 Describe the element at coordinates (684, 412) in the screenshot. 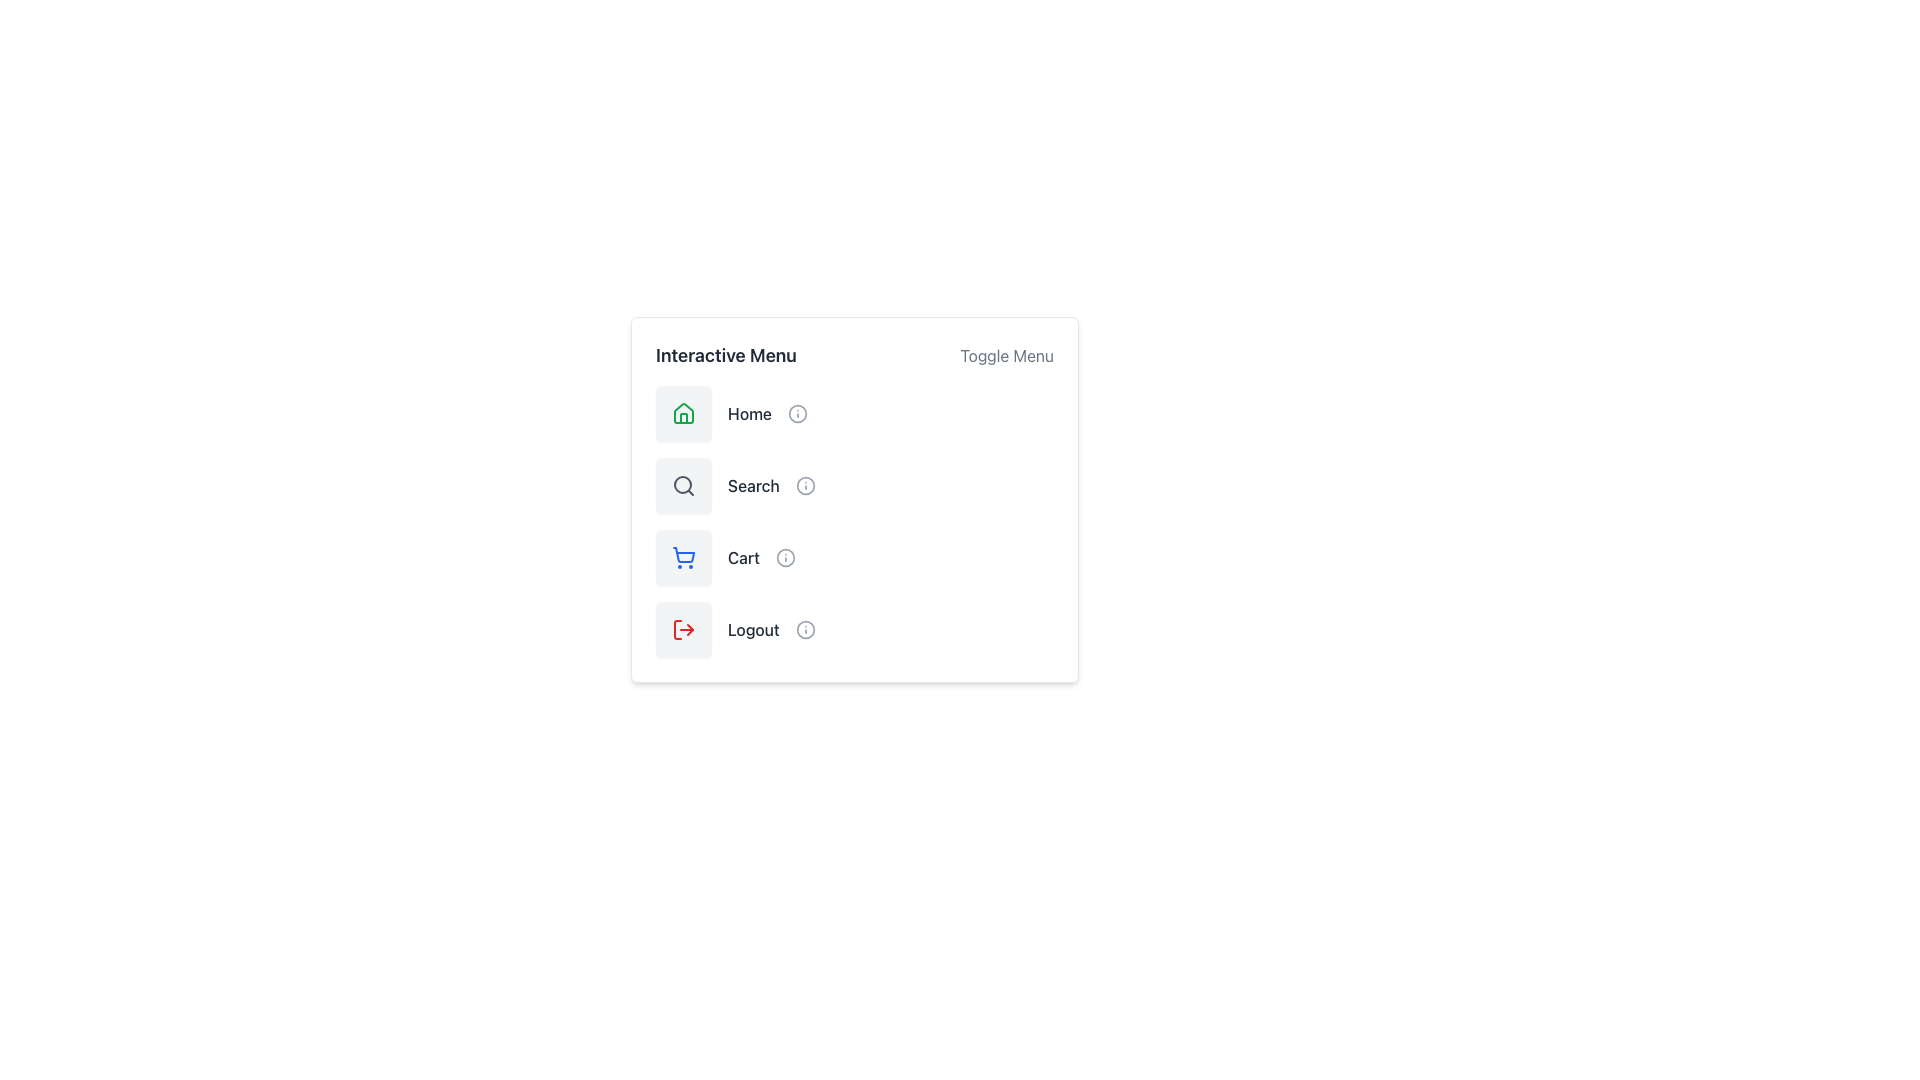

I see `the minimalist house icon with green strokes located in the topmost block of interactive items` at that location.